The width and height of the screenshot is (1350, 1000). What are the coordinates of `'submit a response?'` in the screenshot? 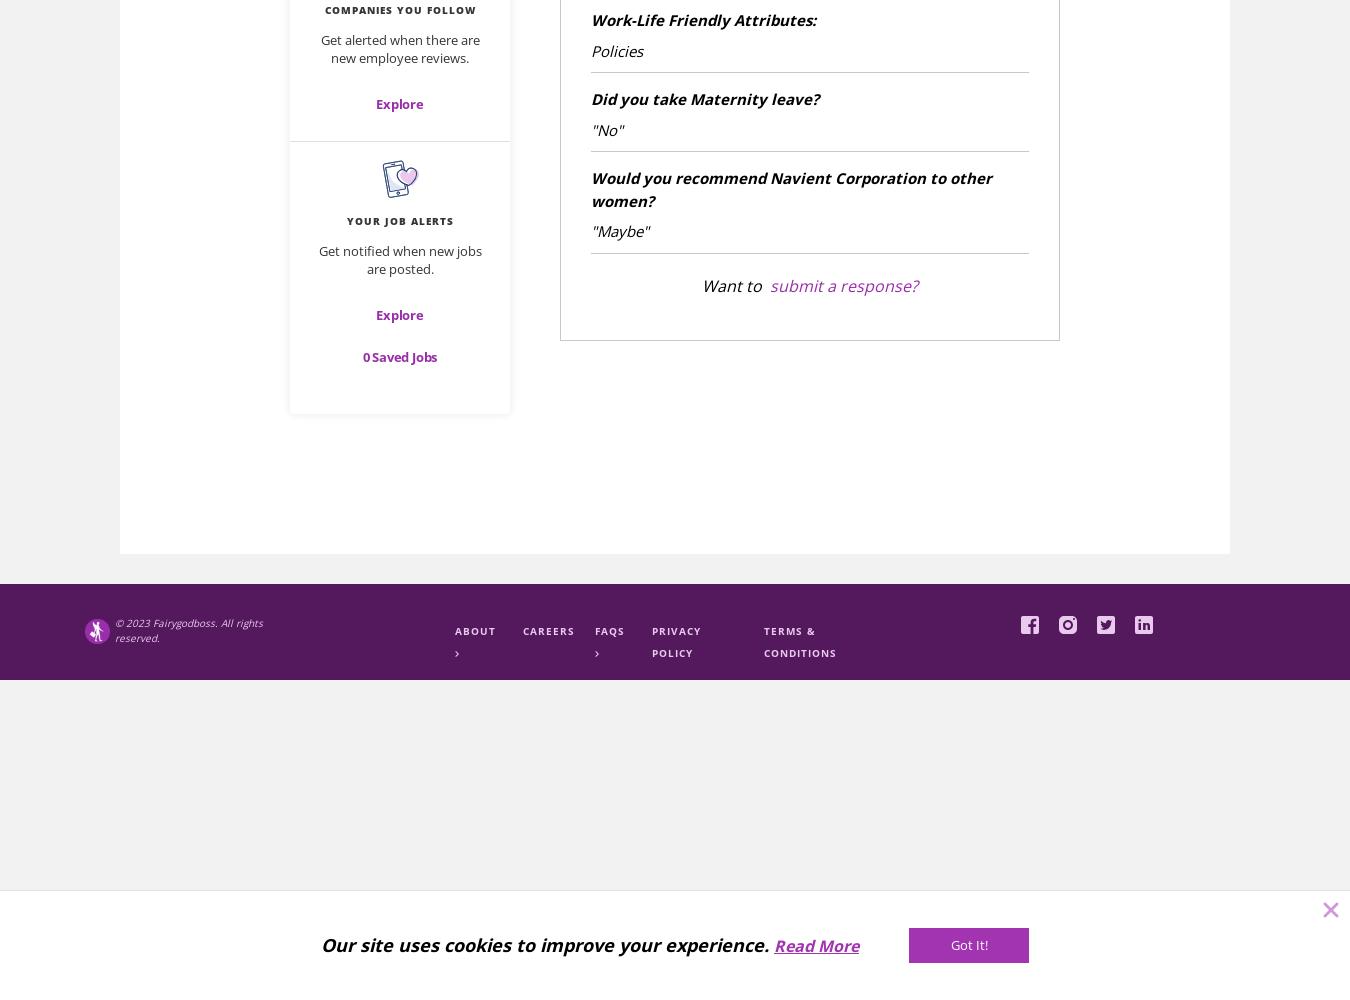 It's located at (844, 285).